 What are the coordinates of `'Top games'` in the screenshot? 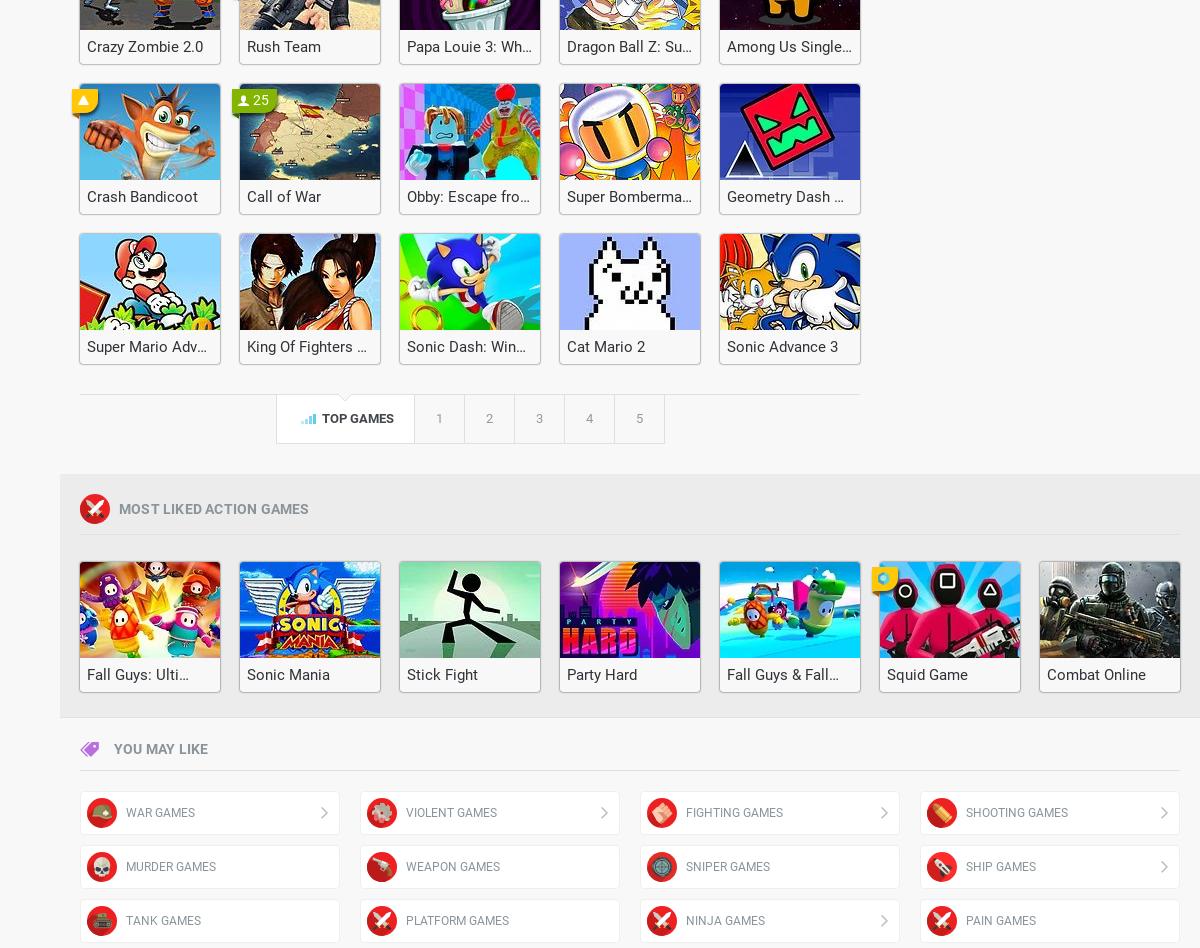 It's located at (355, 417).